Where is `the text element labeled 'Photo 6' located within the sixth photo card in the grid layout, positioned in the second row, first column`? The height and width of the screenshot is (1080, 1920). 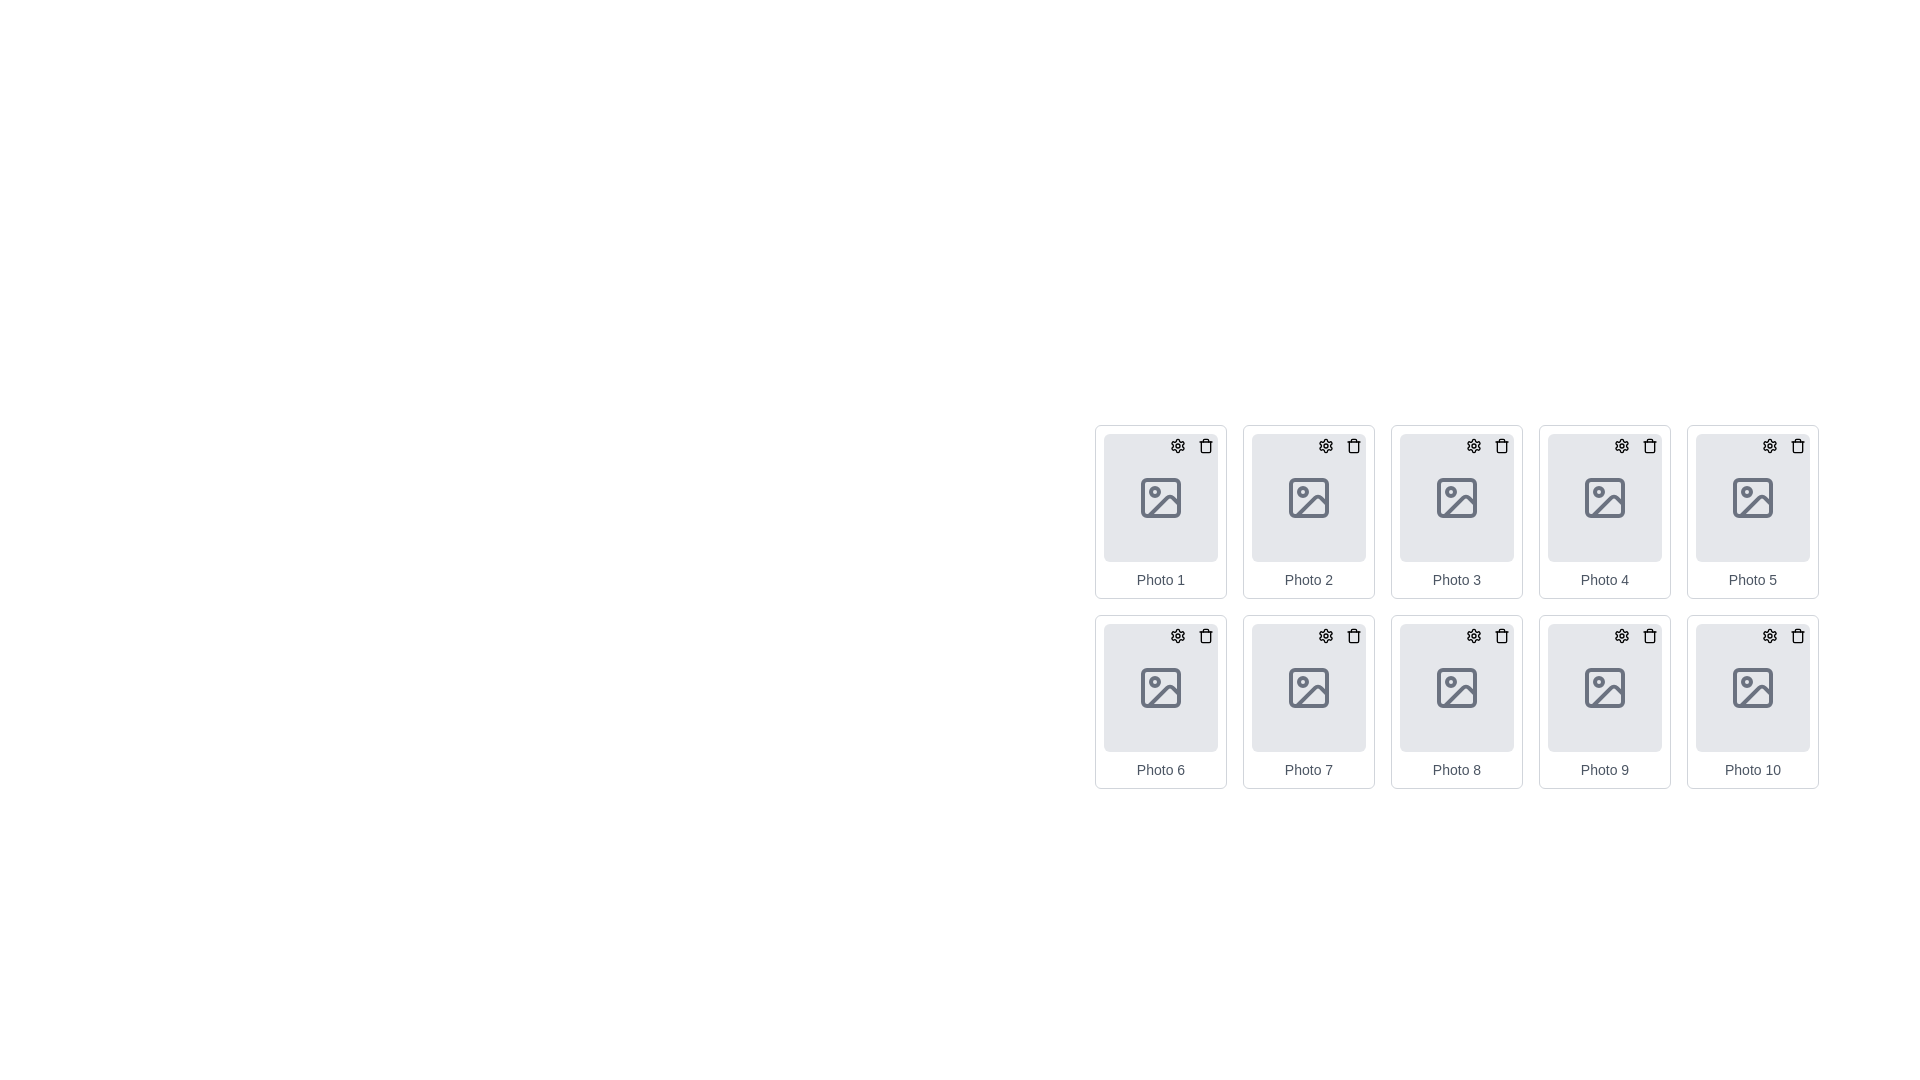
the text element labeled 'Photo 6' located within the sixth photo card in the grid layout, positioned in the second row, first column is located at coordinates (1161, 769).